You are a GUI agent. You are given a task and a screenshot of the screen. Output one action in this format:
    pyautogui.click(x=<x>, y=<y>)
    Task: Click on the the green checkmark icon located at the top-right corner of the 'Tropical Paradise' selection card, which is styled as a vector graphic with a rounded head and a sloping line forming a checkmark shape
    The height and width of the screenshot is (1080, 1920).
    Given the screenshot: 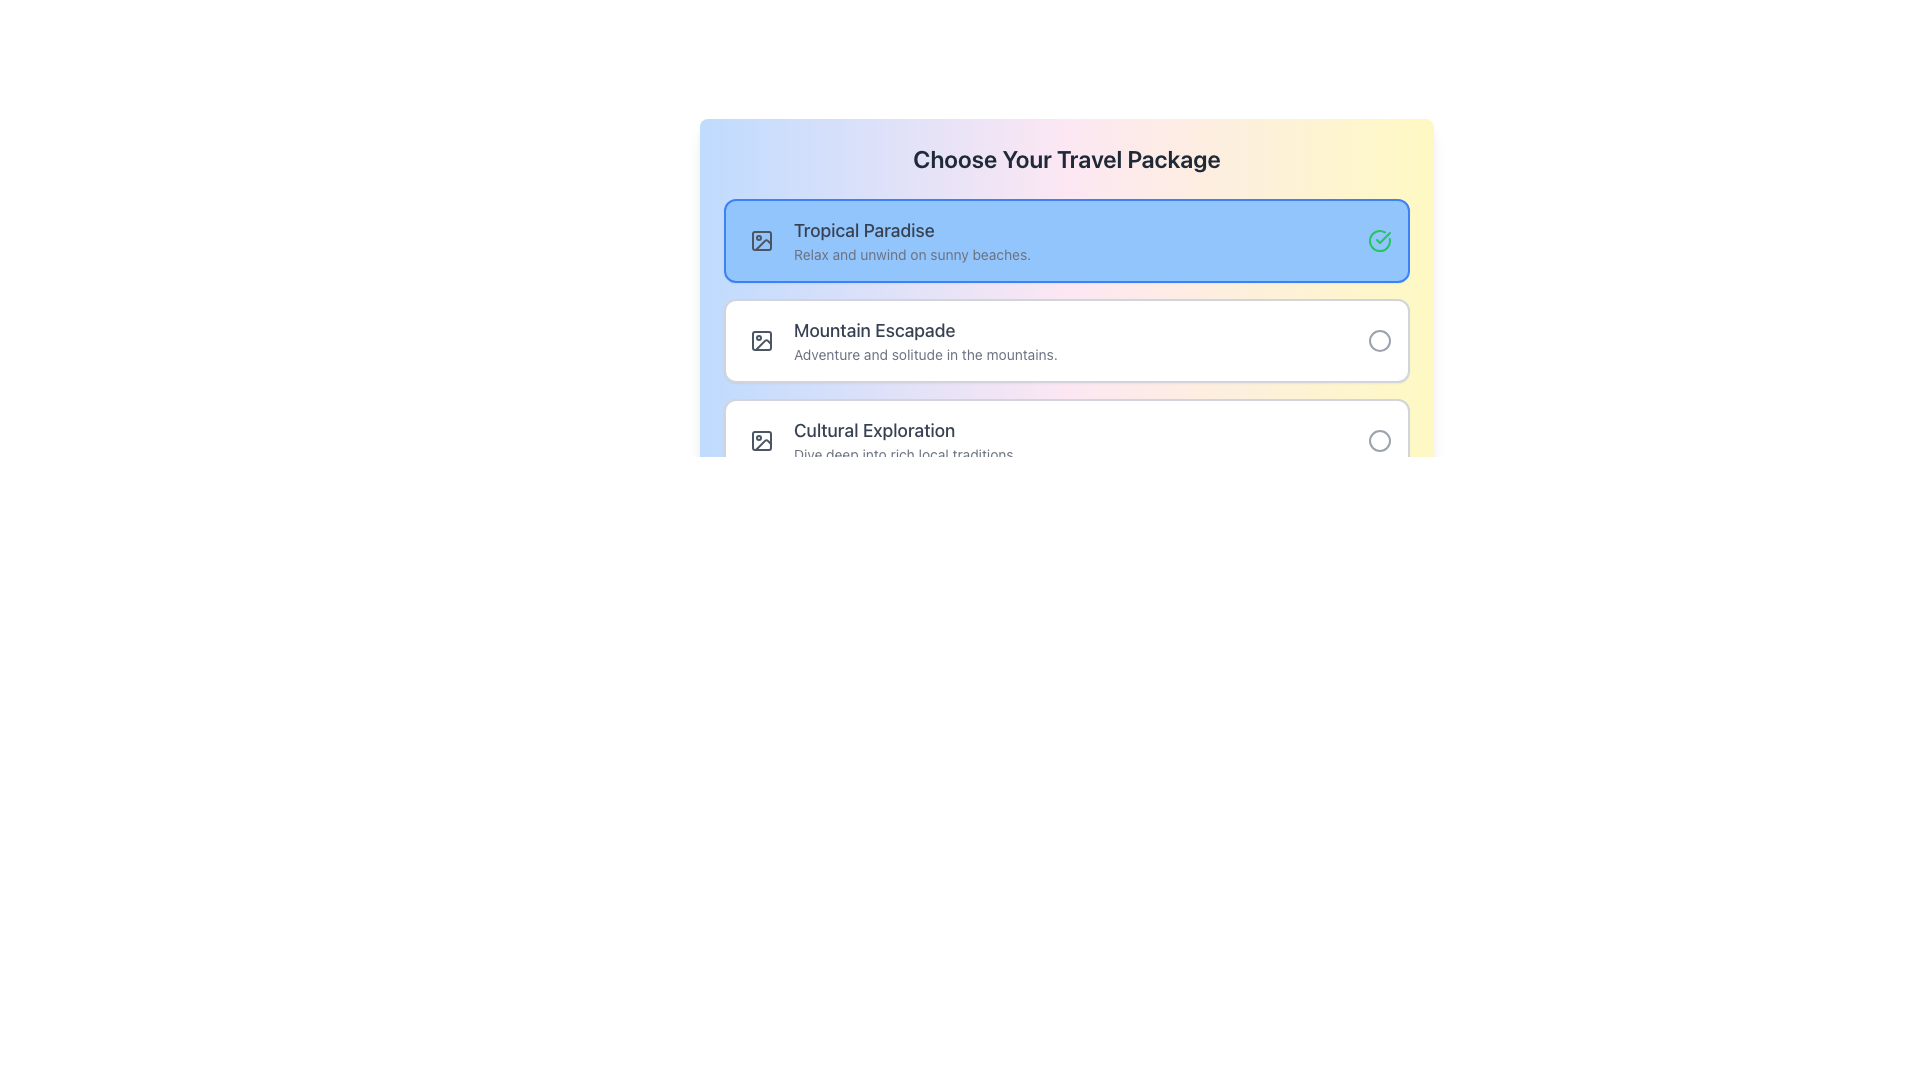 What is the action you would take?
    pyautogui.click(x=1382, y=237)
    